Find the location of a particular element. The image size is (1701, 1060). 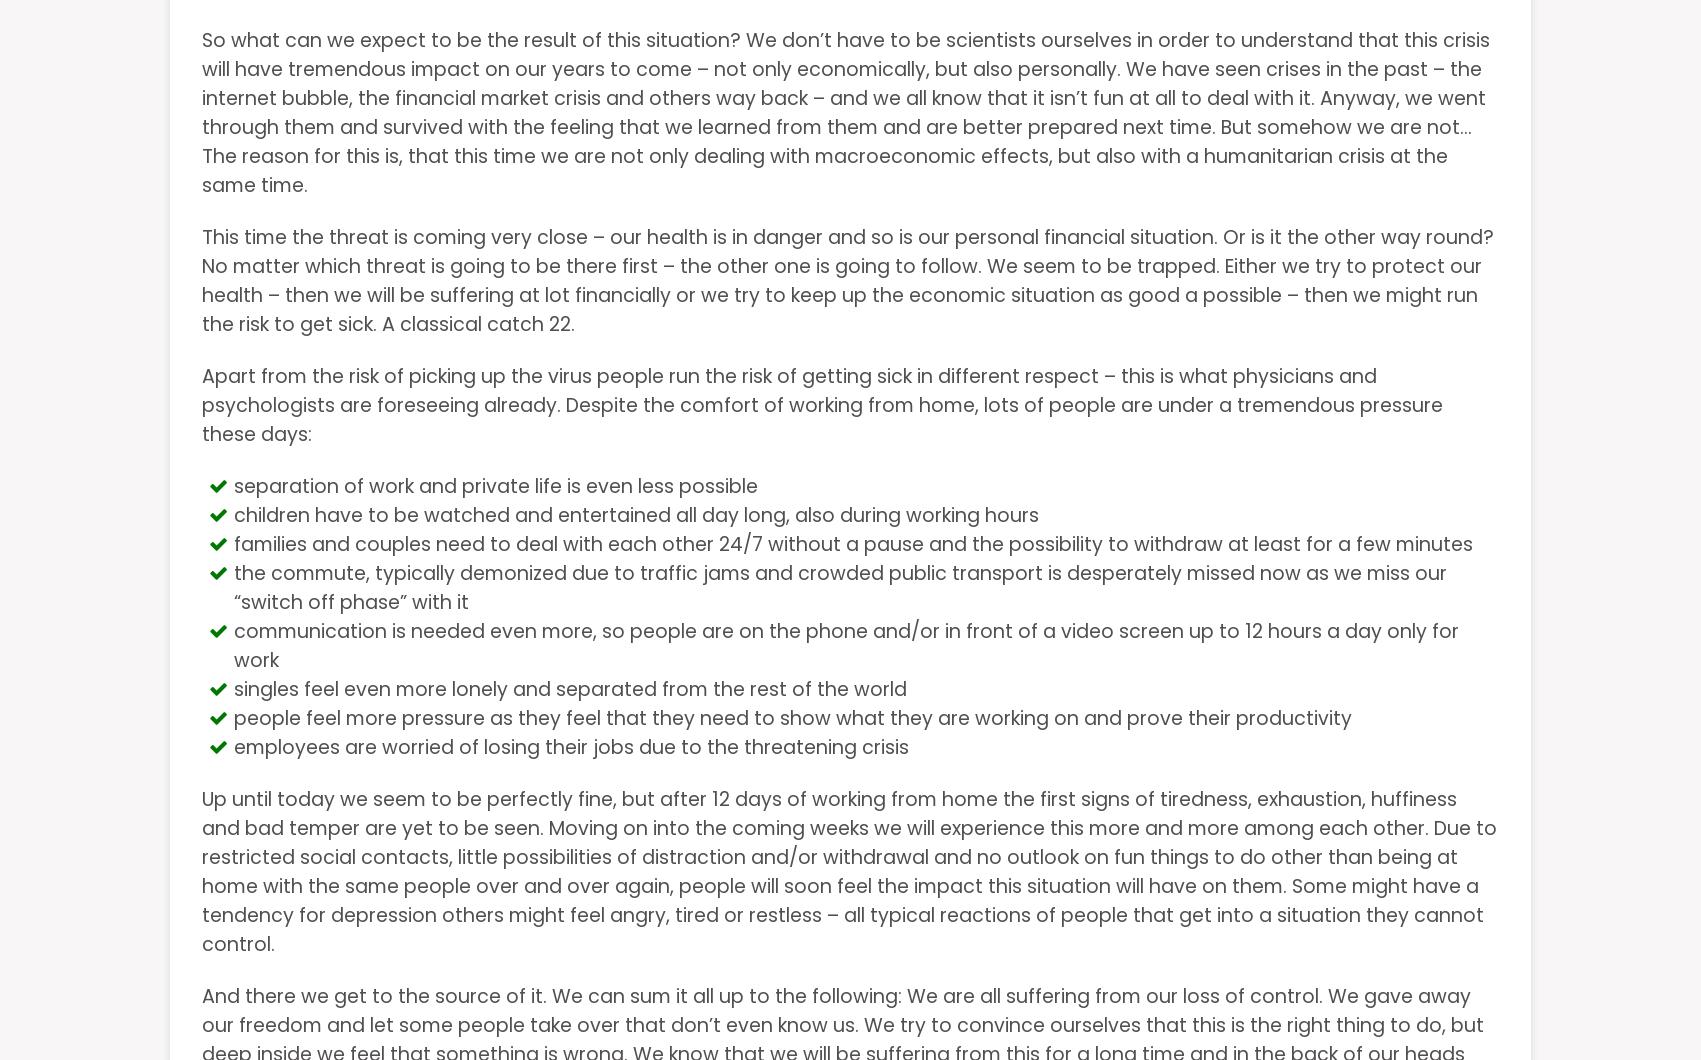

'separation of work and private life is even less possible' is located at coordinates (496, 485).